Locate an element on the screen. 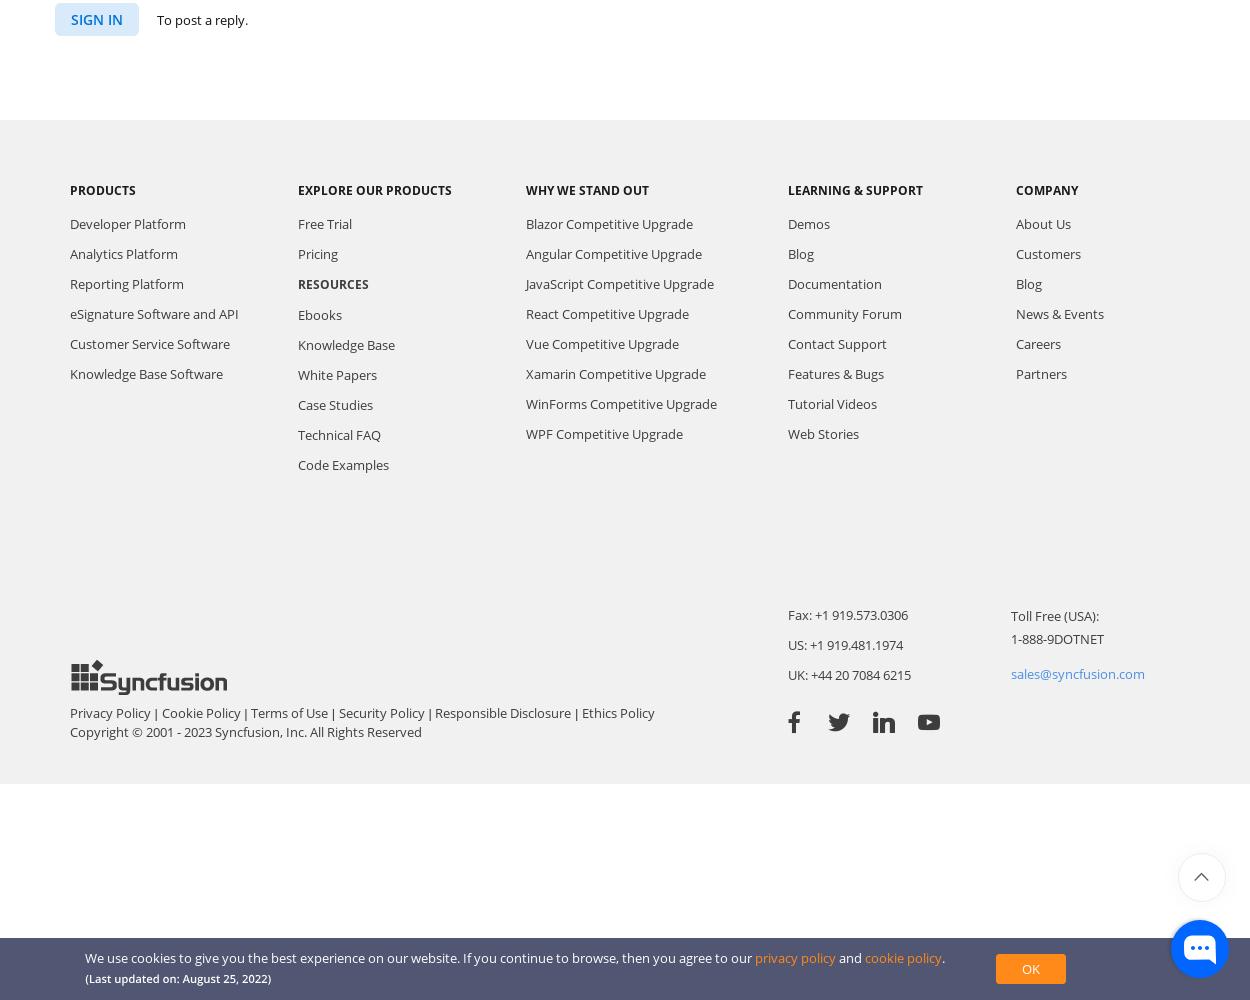  'React Competitive Upgrade' is located at coordinates (606, 313).